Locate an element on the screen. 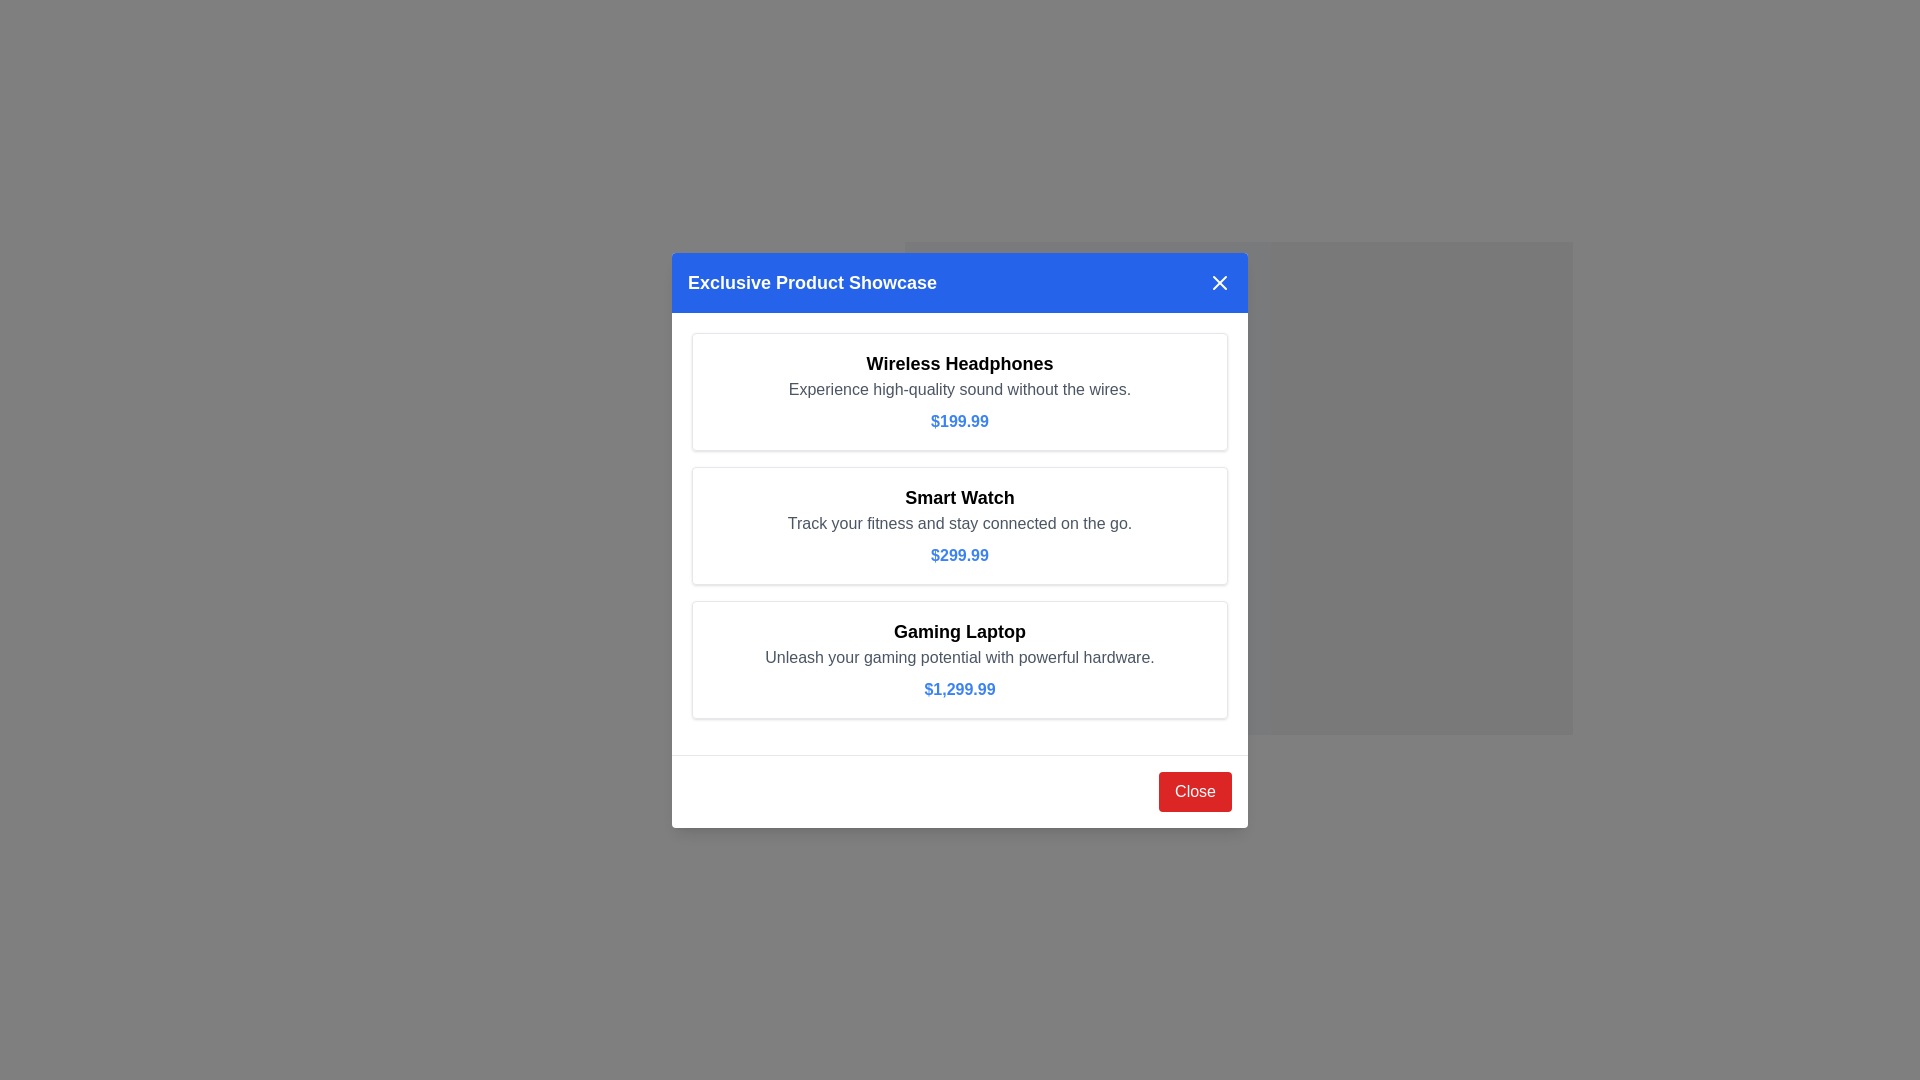 The height and width of the screenshot is (1080, 1920). displayed information from the first Product Info Card located in the modal dialog, positioned above the 'Smart Watch' card is located at coordinates (960, 391).